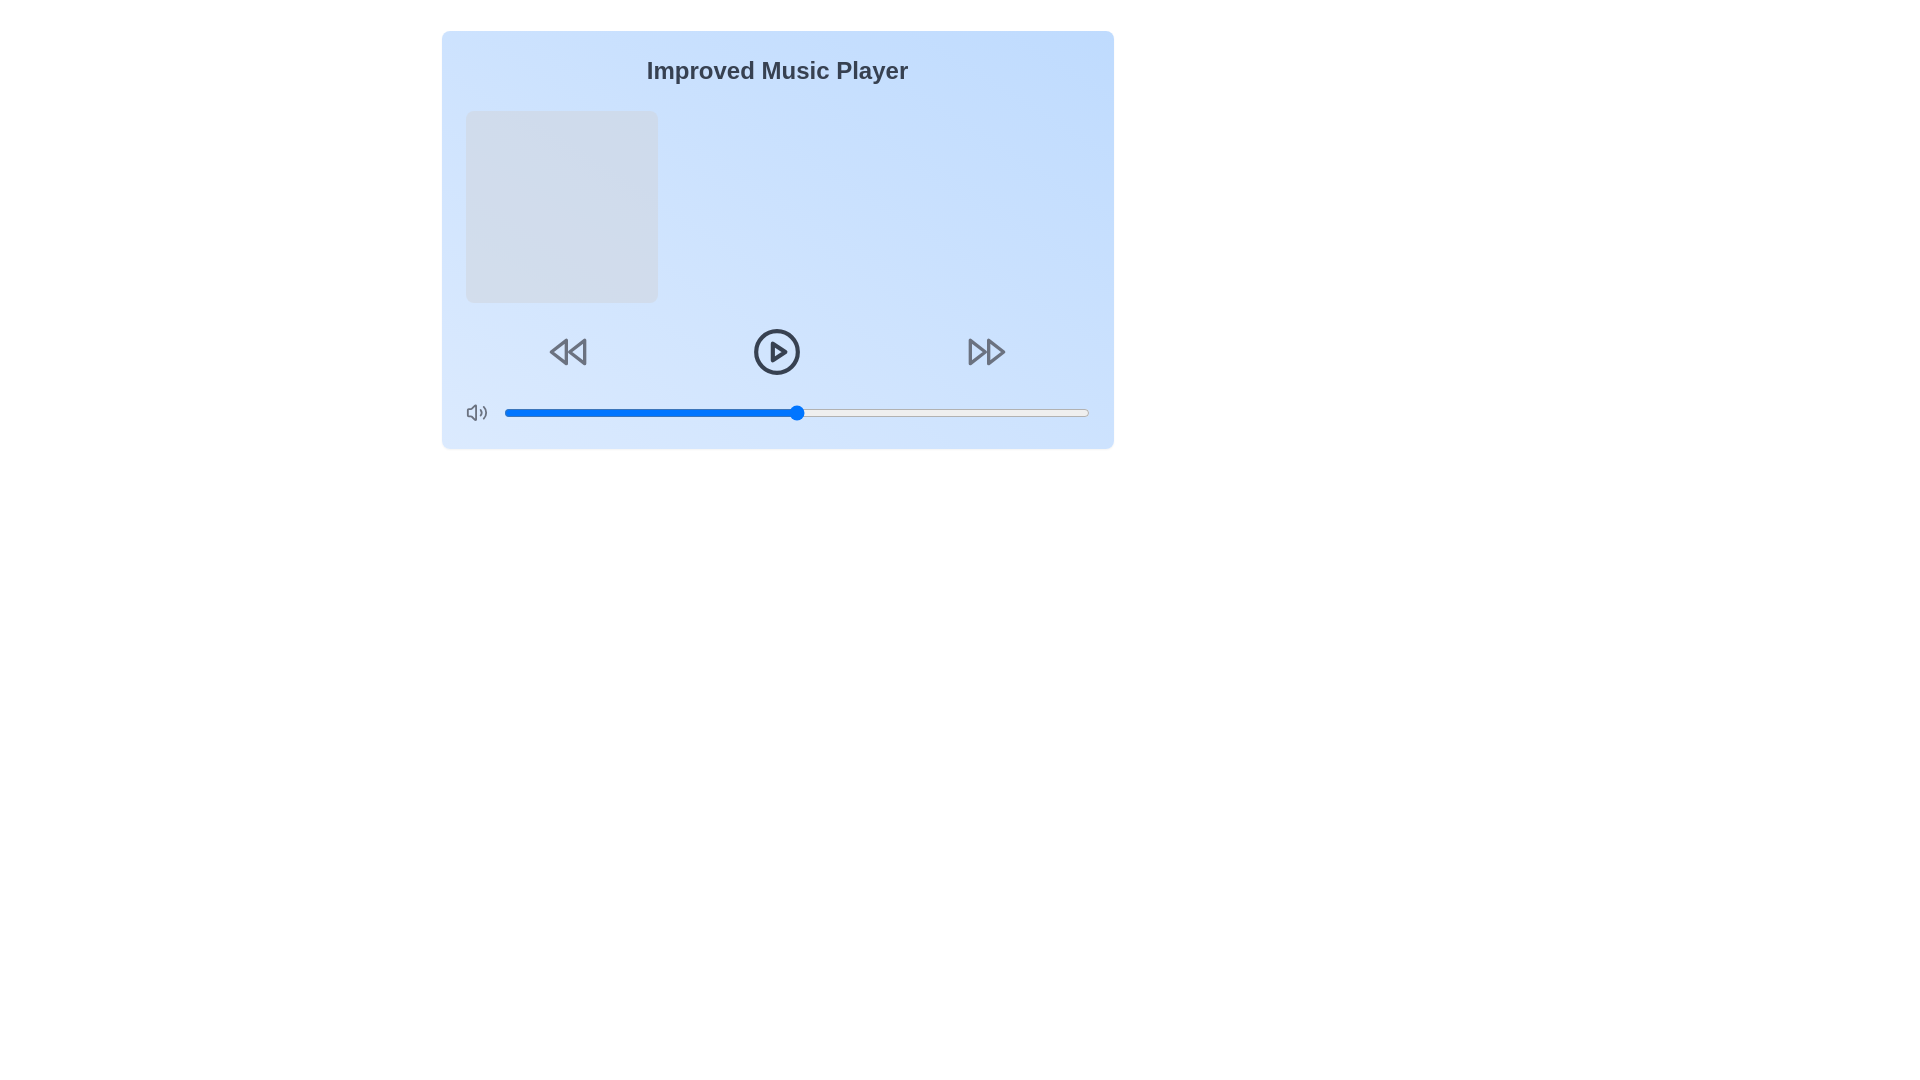  Describe the element at coordinates (731, 411) in the screenshot. I see `the slider value` at that location.